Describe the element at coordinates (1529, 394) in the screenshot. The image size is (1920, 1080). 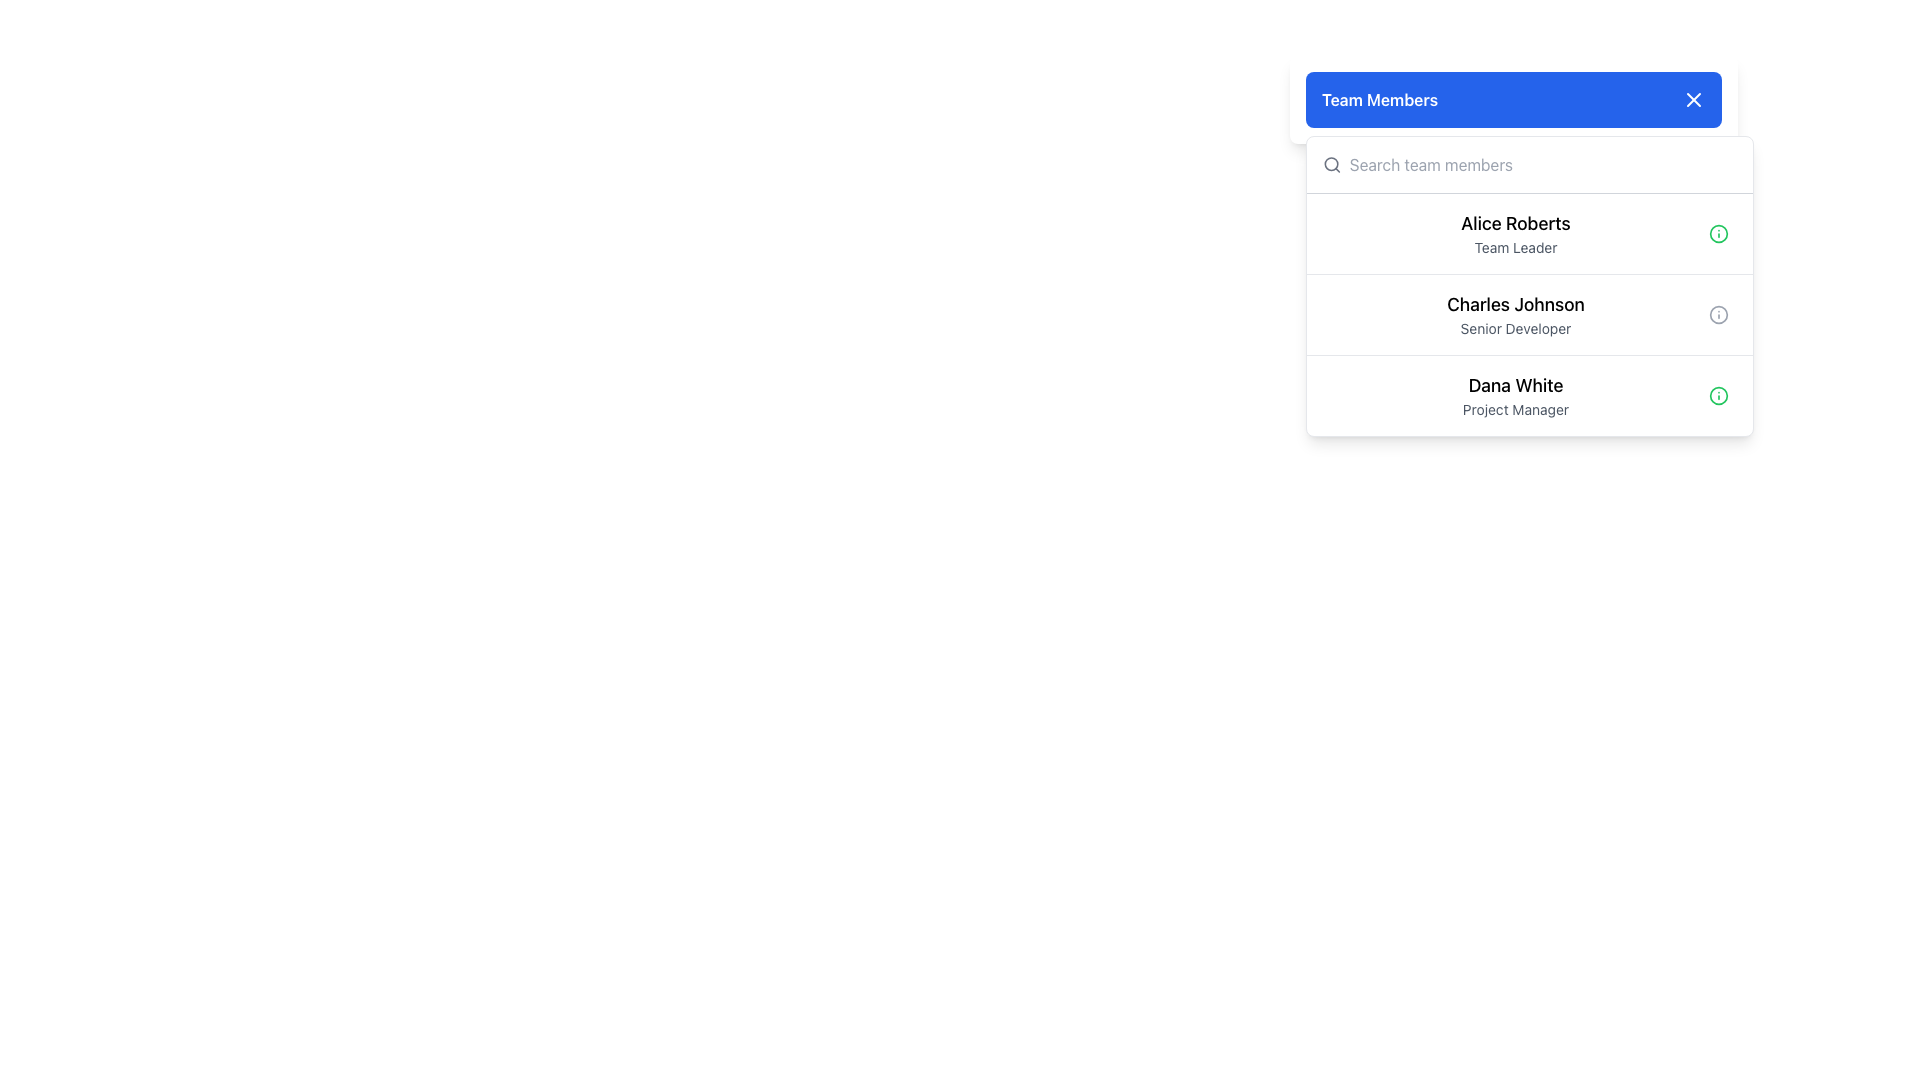
I see `the third list item` at that location.